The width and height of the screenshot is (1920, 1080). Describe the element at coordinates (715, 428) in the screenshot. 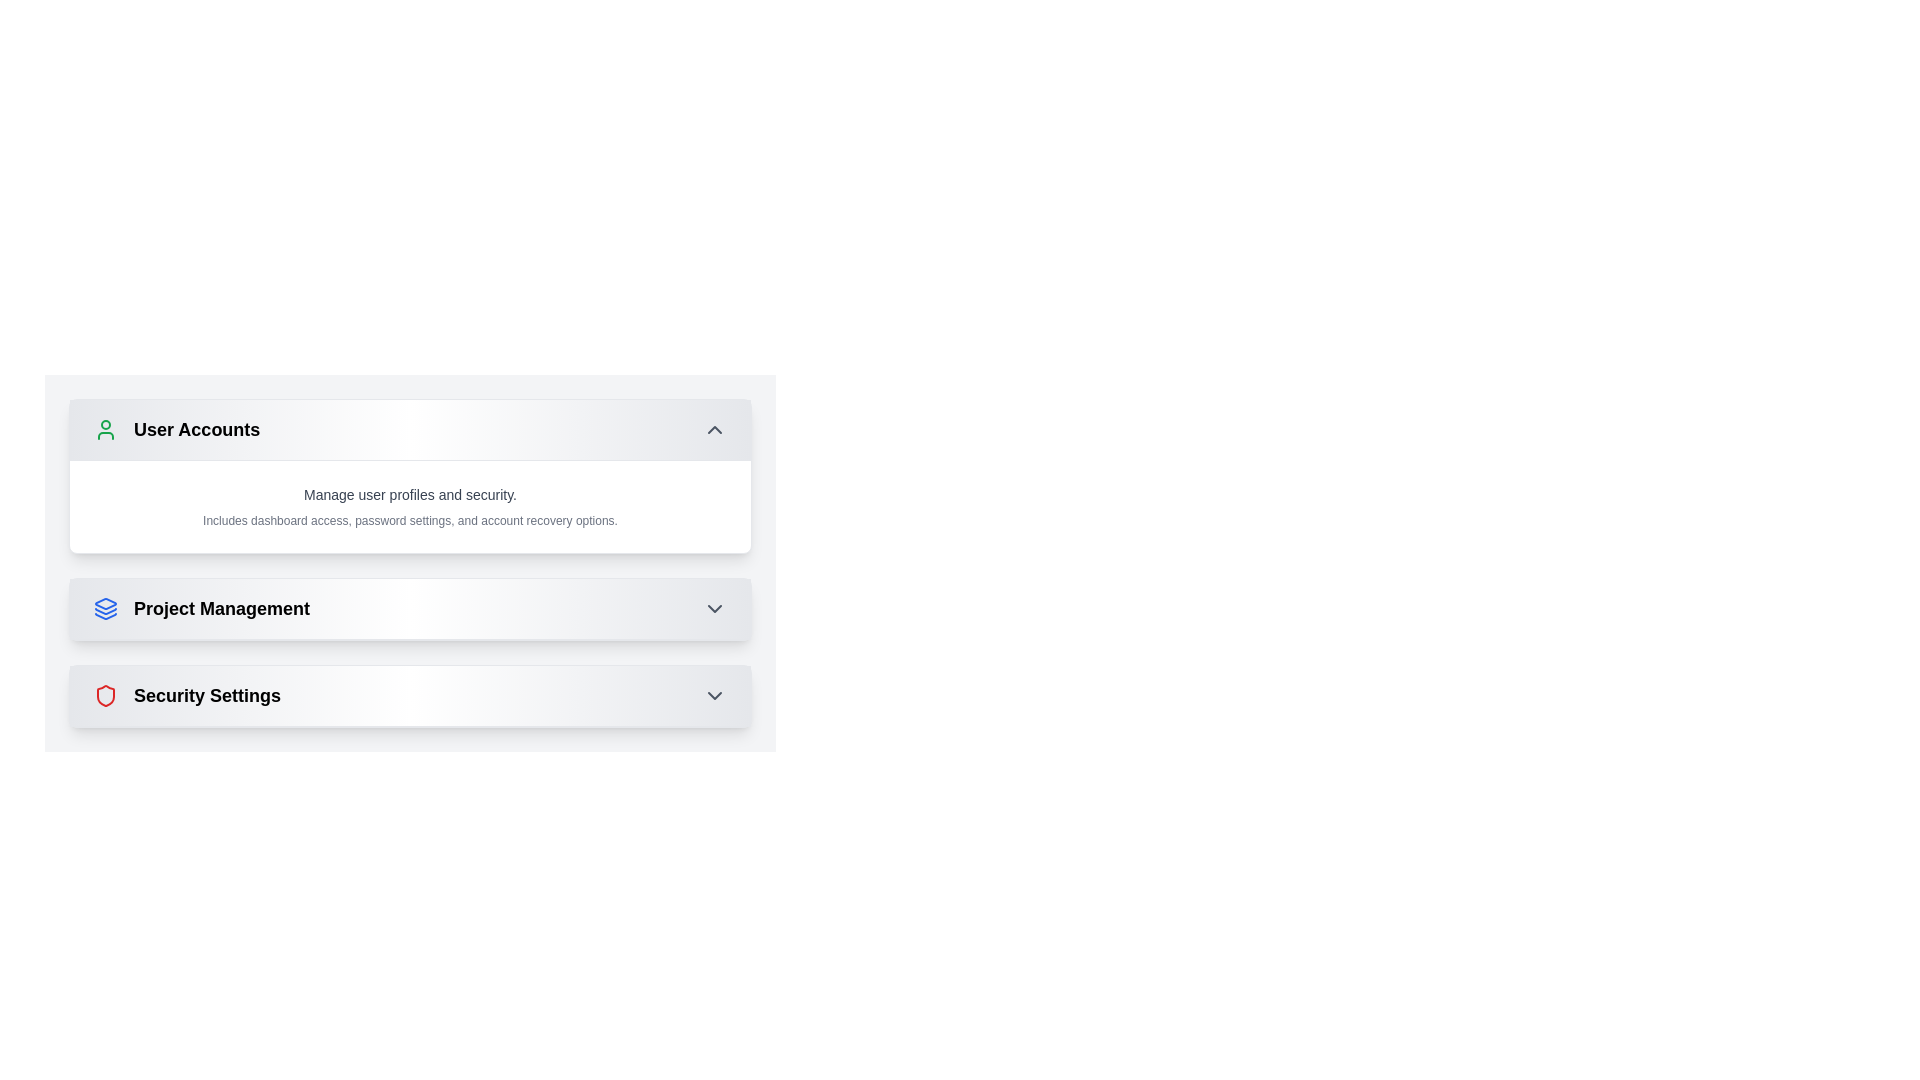

I see `the toggle button for the 'User Accounts' section` at that location.